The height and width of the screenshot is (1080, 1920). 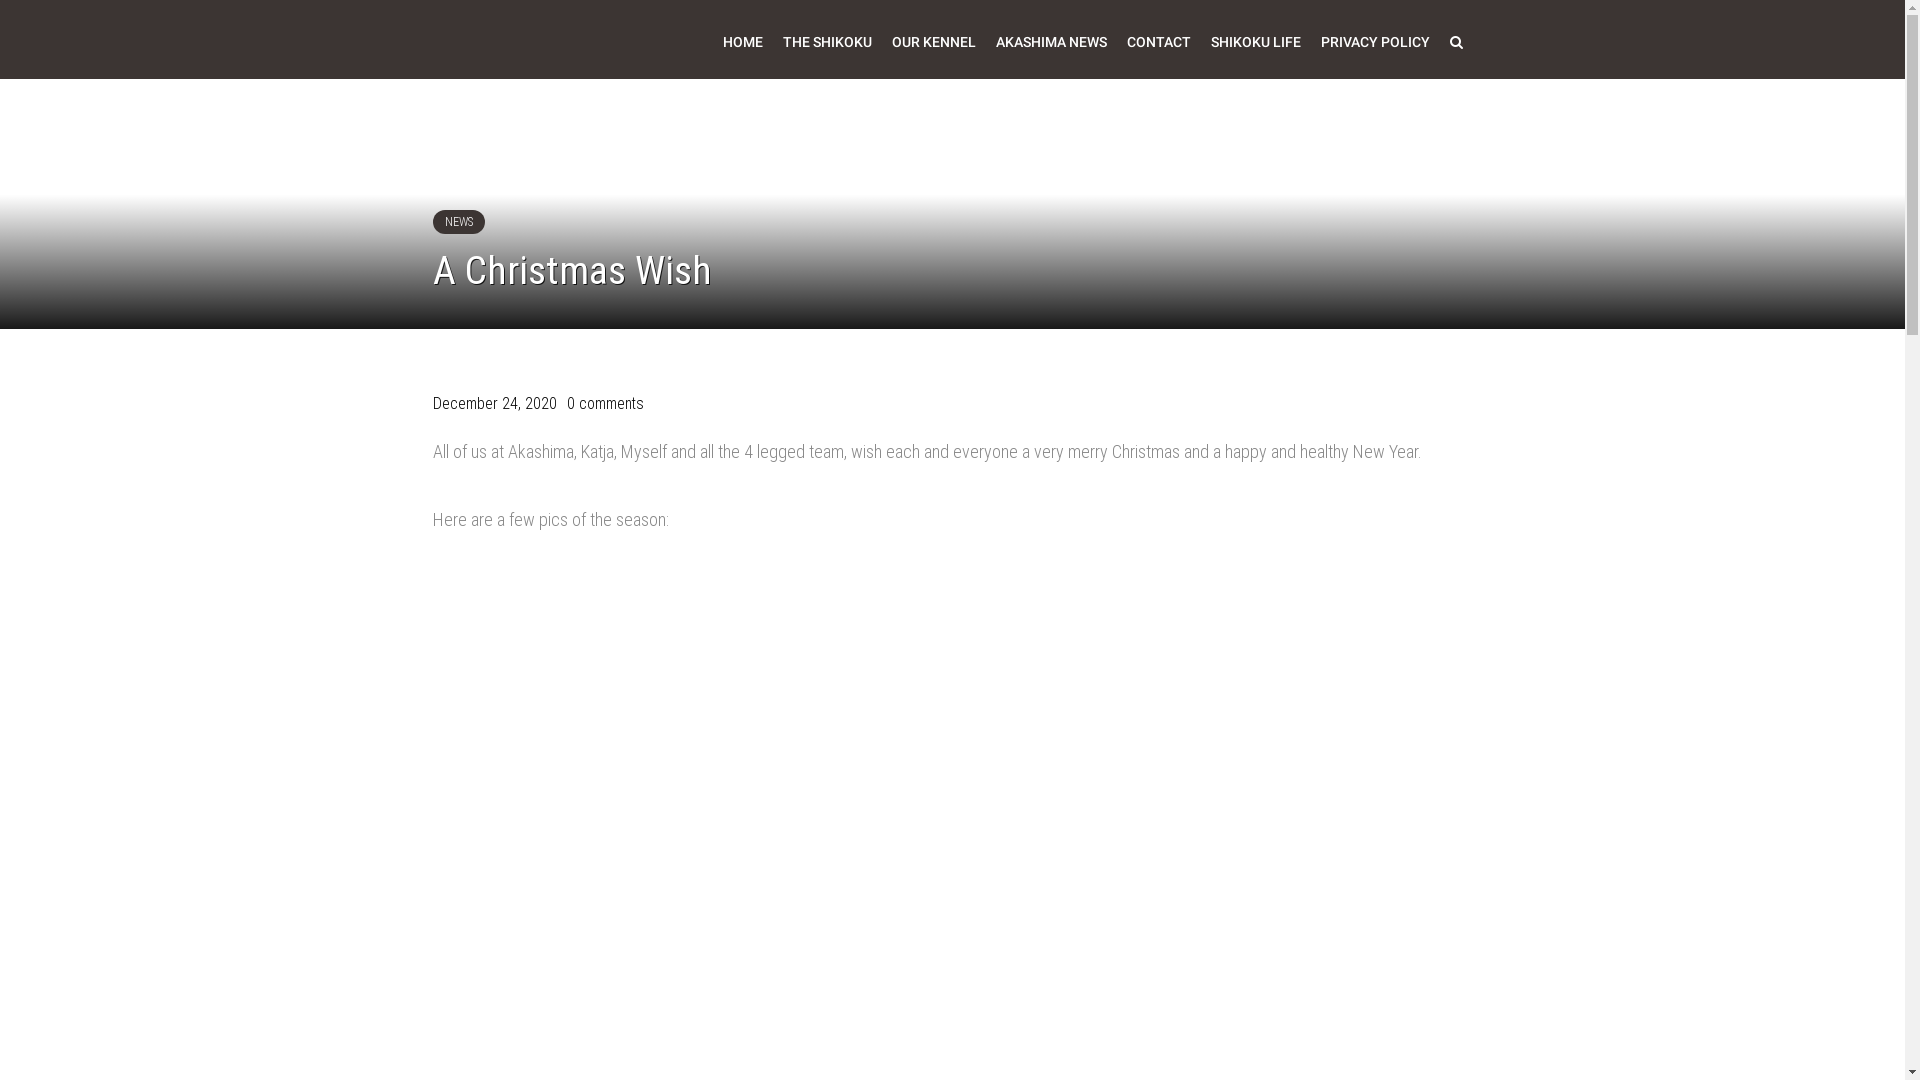 What do you see at coordinates (711, 42) in the screenshot?
I see `'HOME'` at bounding box center [711, 42].